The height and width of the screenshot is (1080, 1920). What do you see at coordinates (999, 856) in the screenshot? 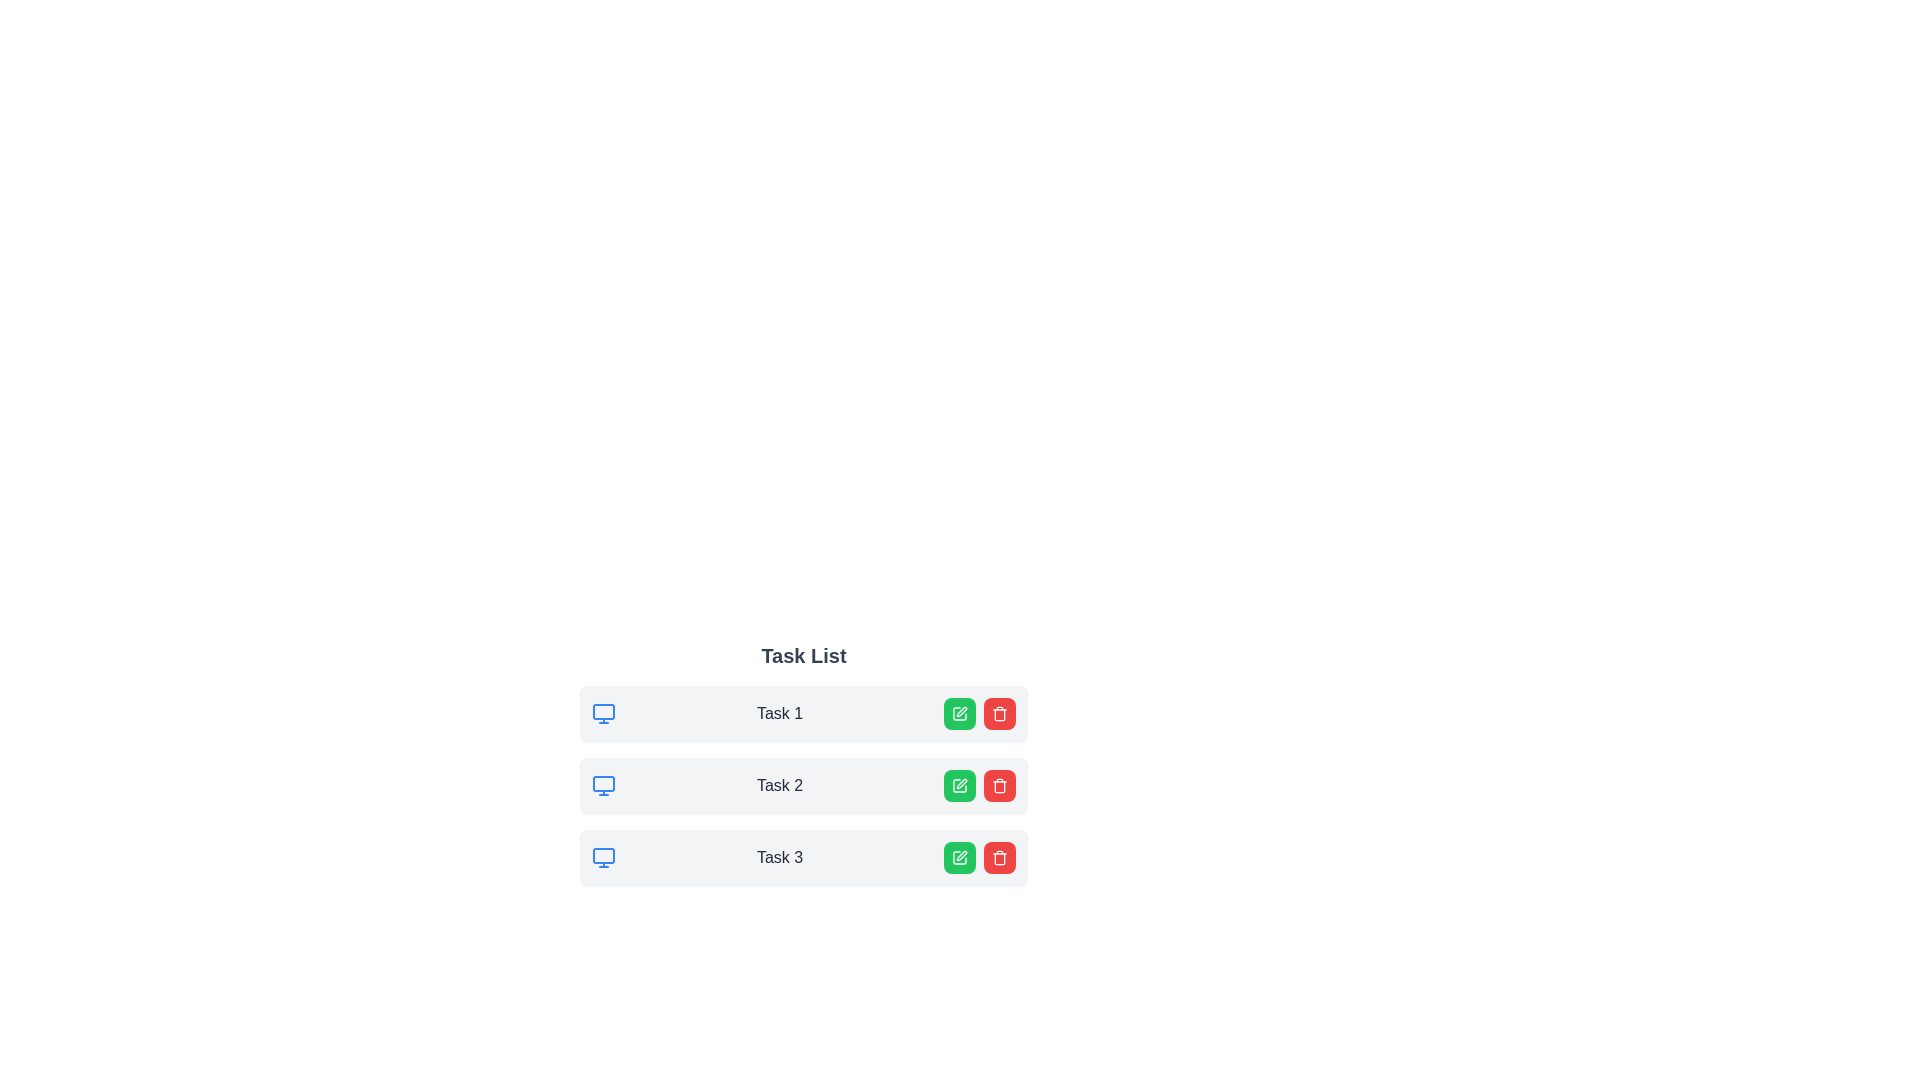
I see `the red delete button located in the last column of the third row within the task list` at bounding box center [999, 856].